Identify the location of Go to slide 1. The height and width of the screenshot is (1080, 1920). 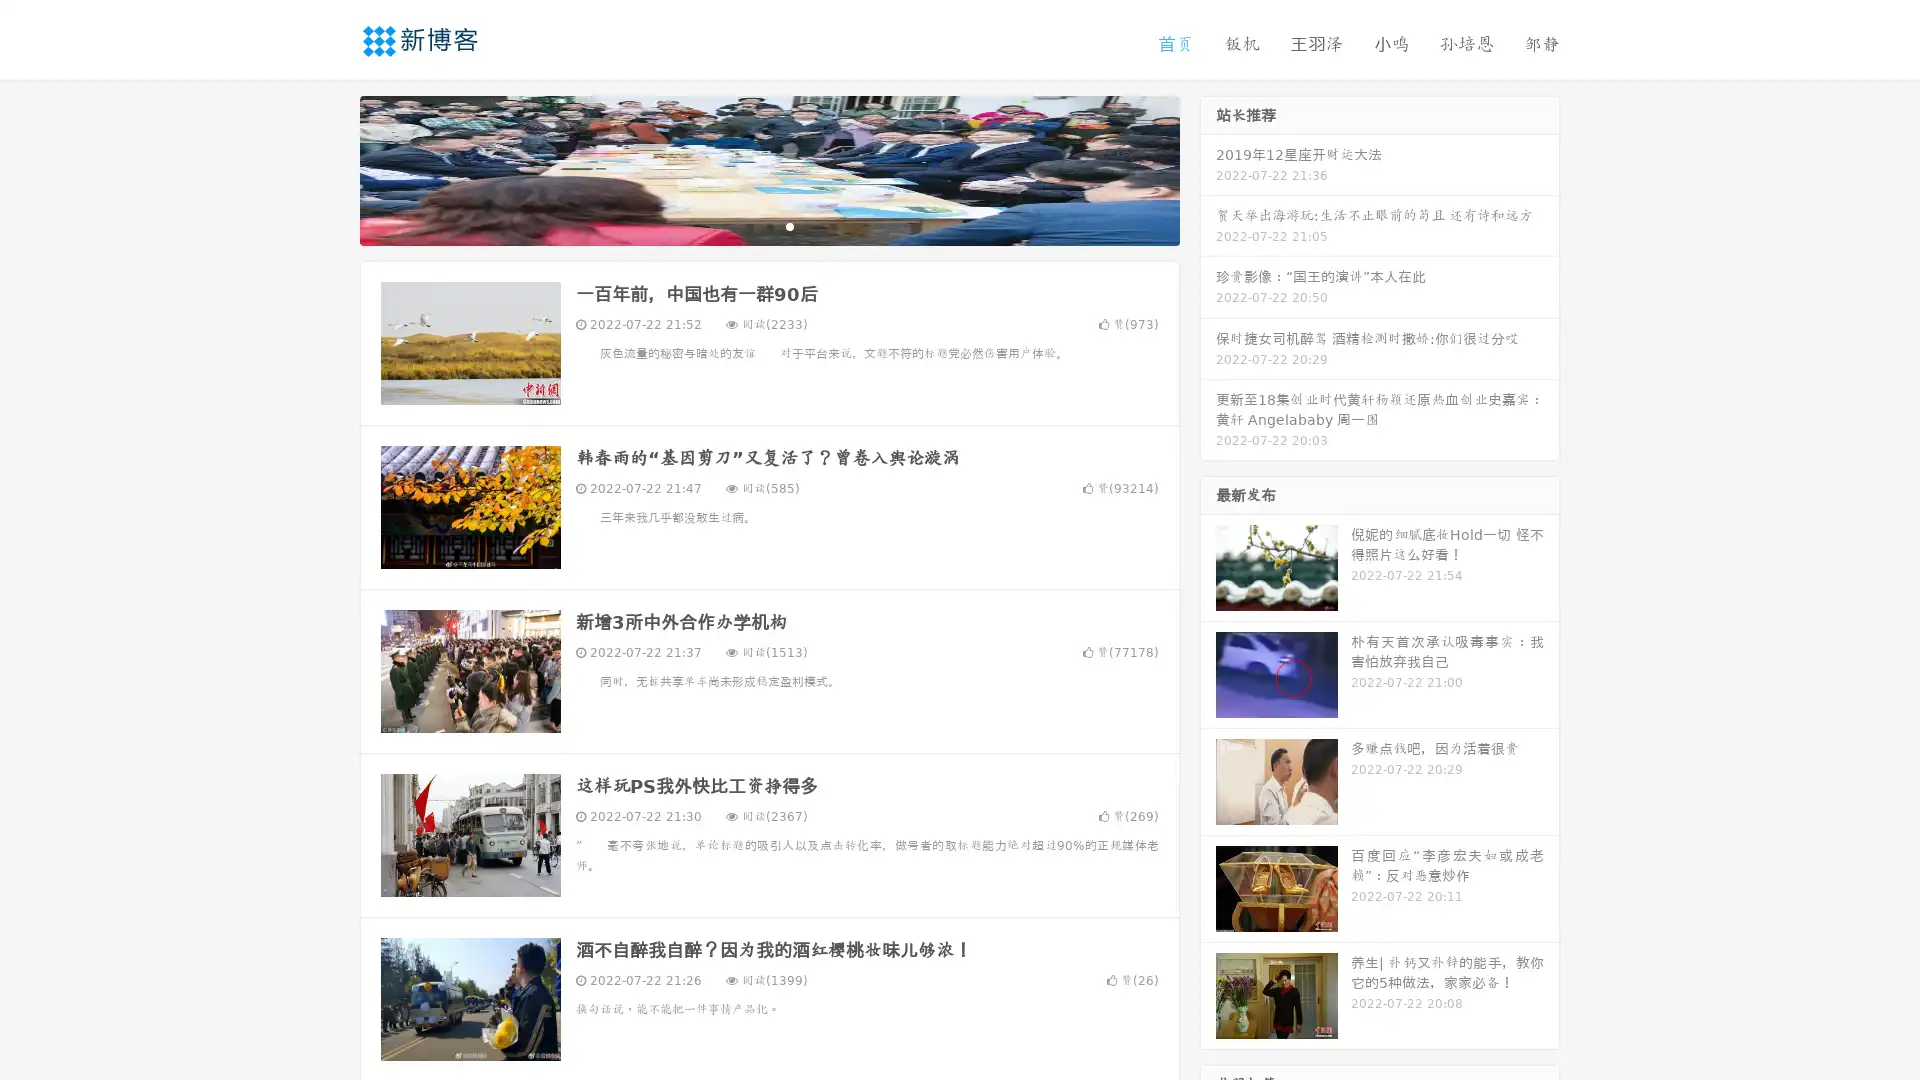
(748, 225).